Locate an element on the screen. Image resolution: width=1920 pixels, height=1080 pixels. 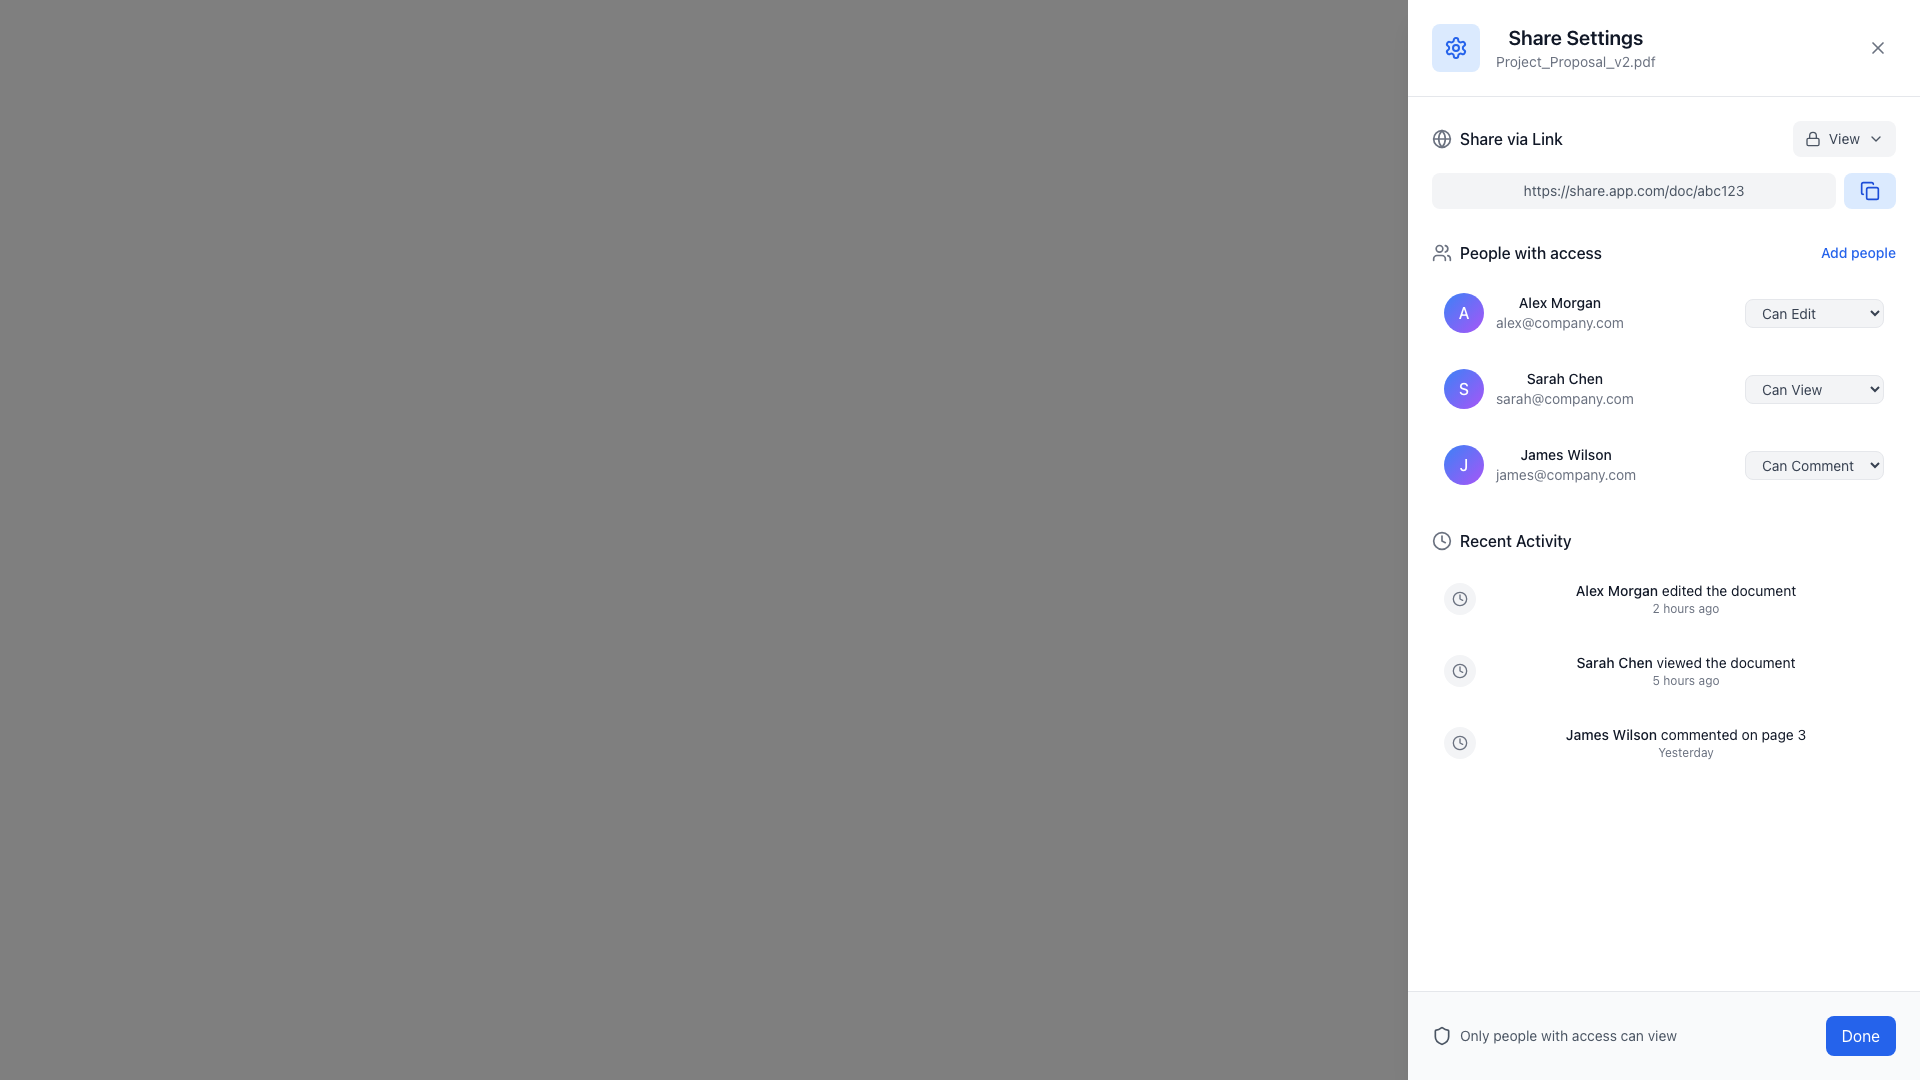
the email address 'james@company.com' displayed in light gray text beneath 'James Wilson' in the 'People with access' section is located at coordinates (1565, 474).